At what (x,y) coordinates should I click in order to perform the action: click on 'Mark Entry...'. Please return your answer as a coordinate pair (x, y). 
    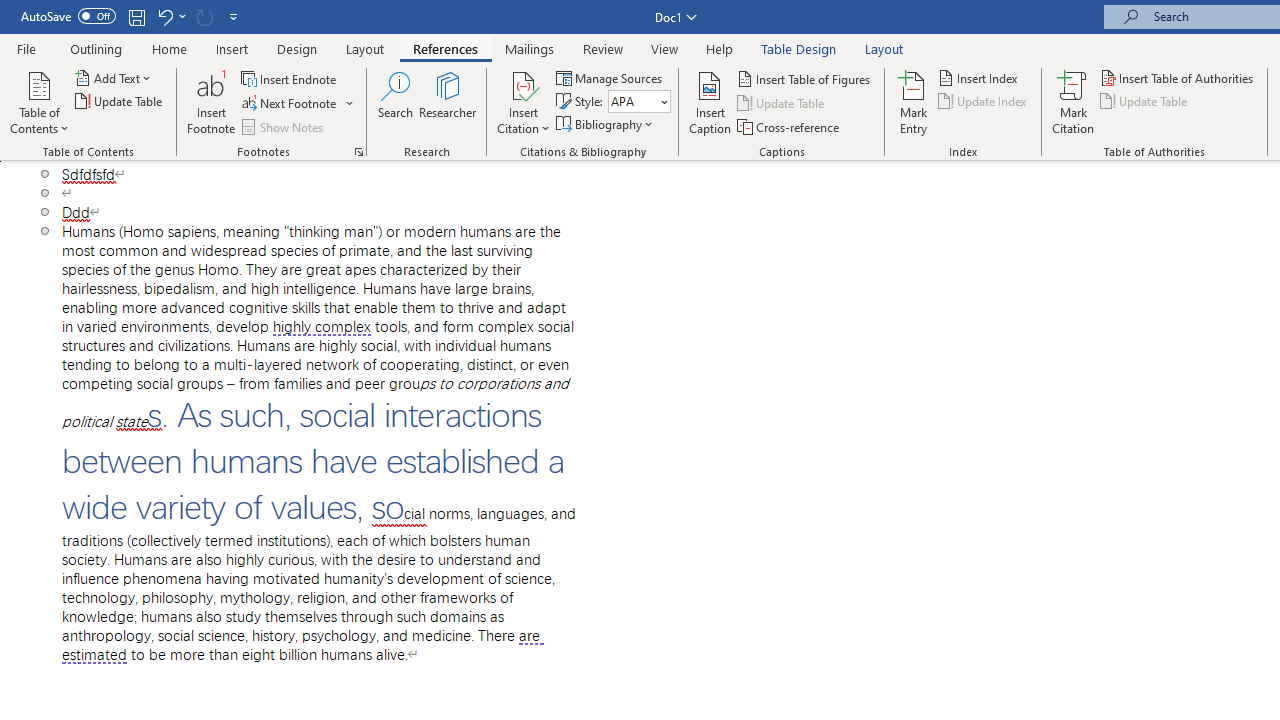
    Looking at the image, I should click on (912, 103).